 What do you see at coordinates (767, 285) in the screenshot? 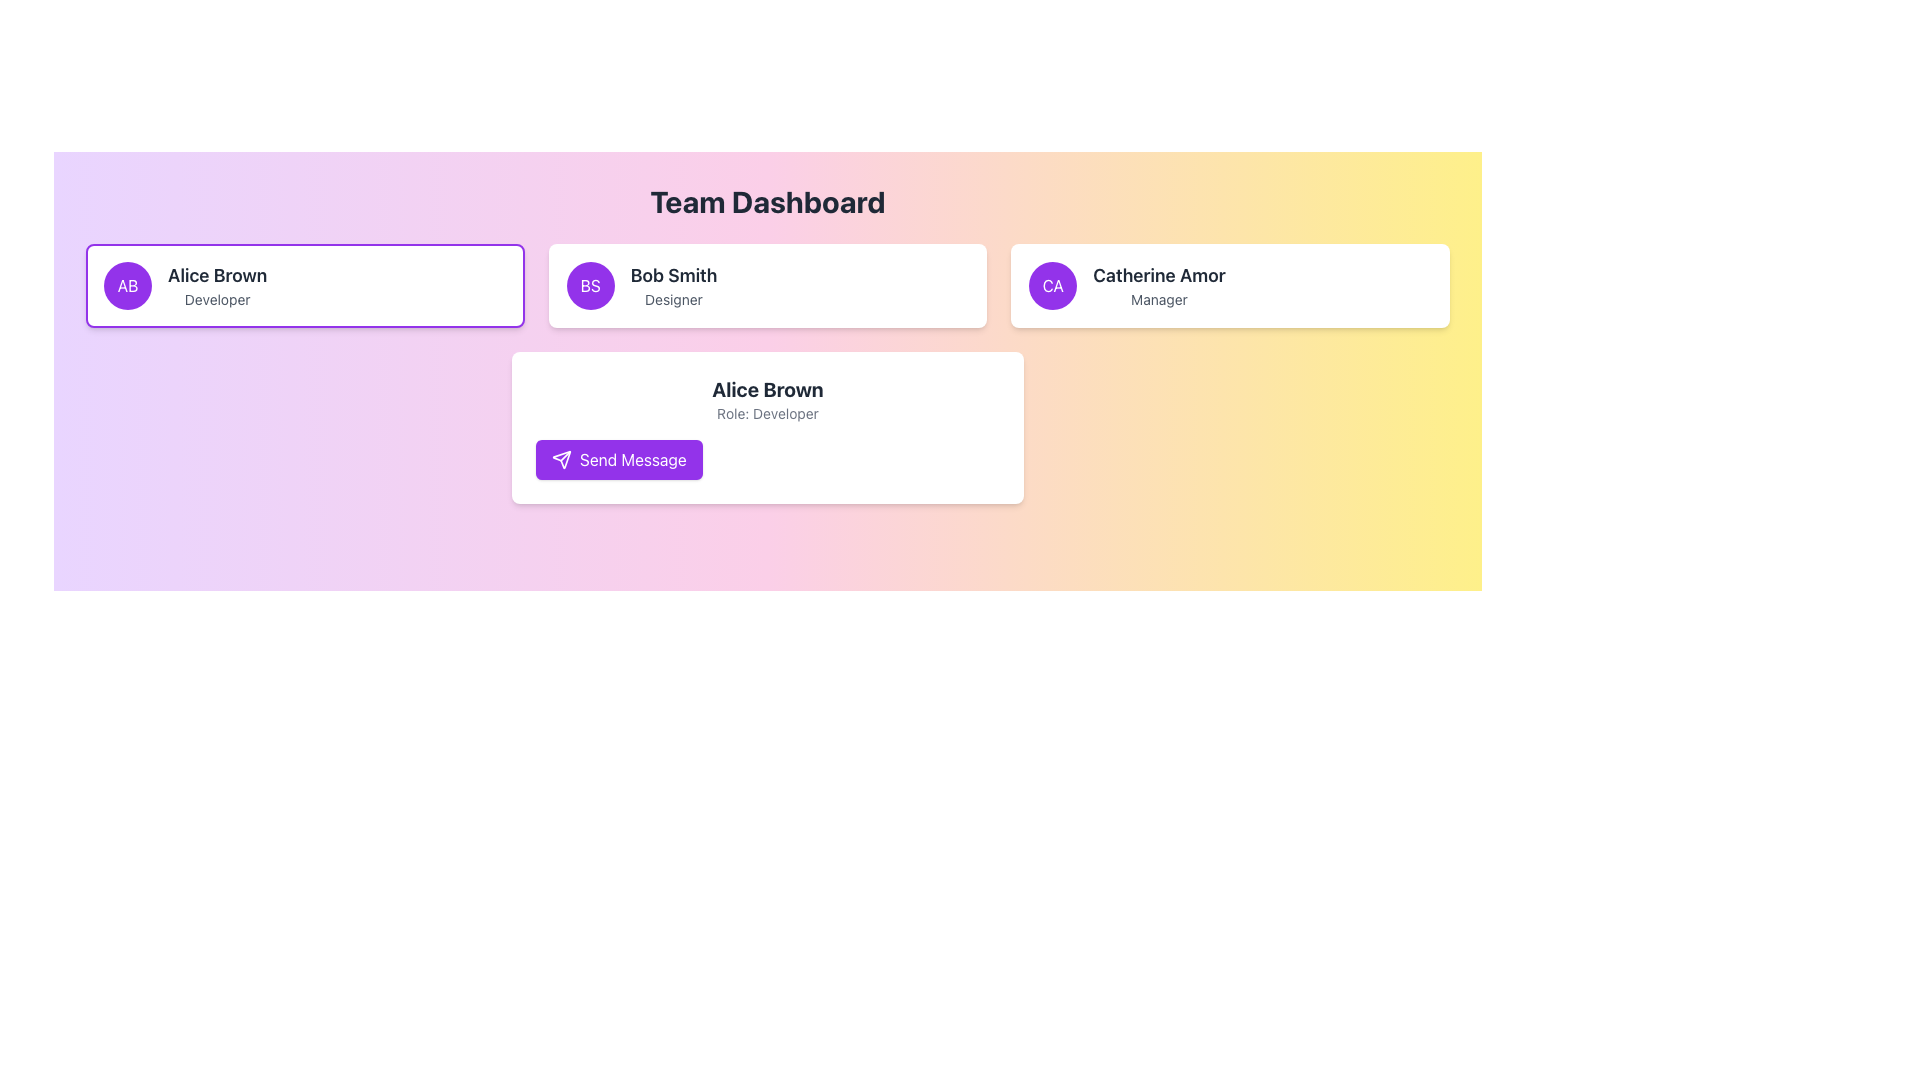
I see `on the team member's profile card displaying their name and role in the center of the grid layout under 'Team Dashboard'` at bounding box center [767, 285].